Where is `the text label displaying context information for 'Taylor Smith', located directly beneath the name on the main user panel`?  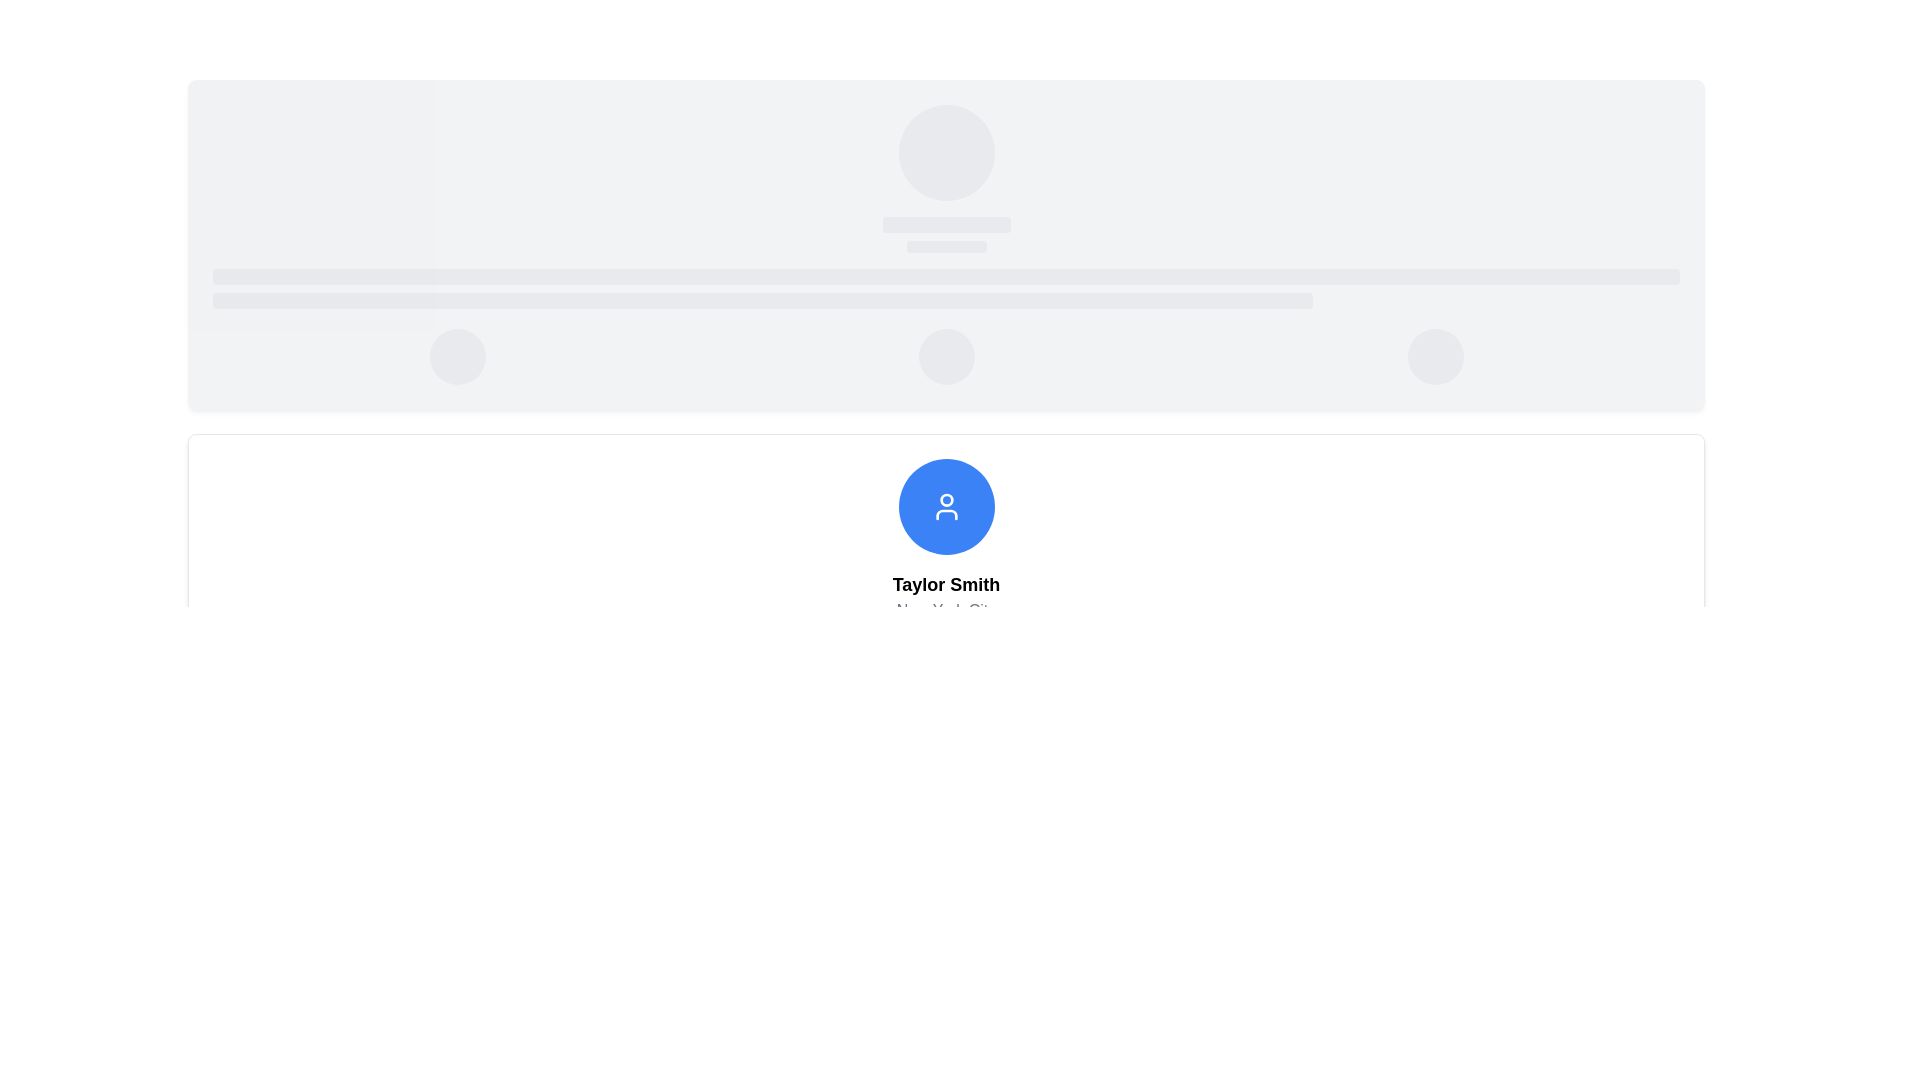 the text label displaying context information for 'Taylor Smith', located directly beneath the name on the main user panel is located at coordinates (945, 609).